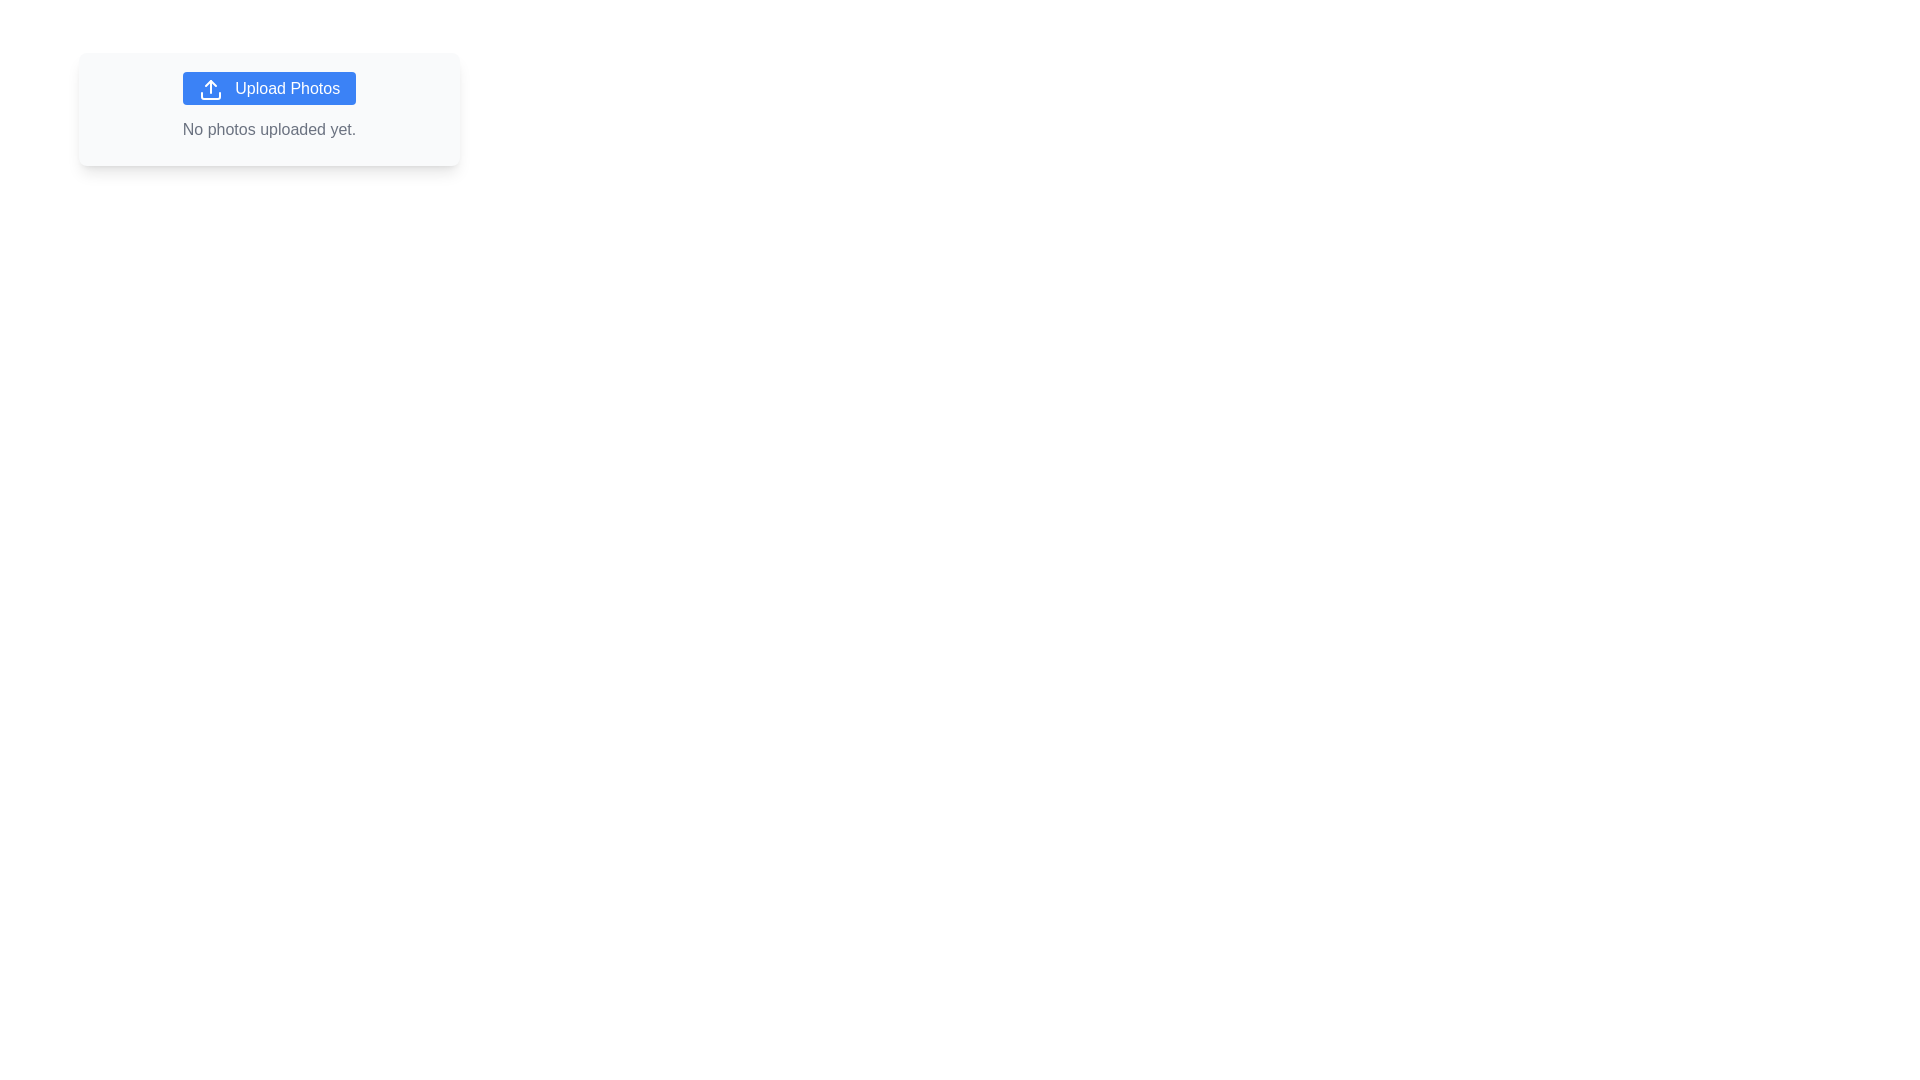  Describe the element at coordinates (268, 87) in the screenshot. I see `the button that initiates photo uploads, located centrally above the text 'No photos uploaded yet.'` at that location.